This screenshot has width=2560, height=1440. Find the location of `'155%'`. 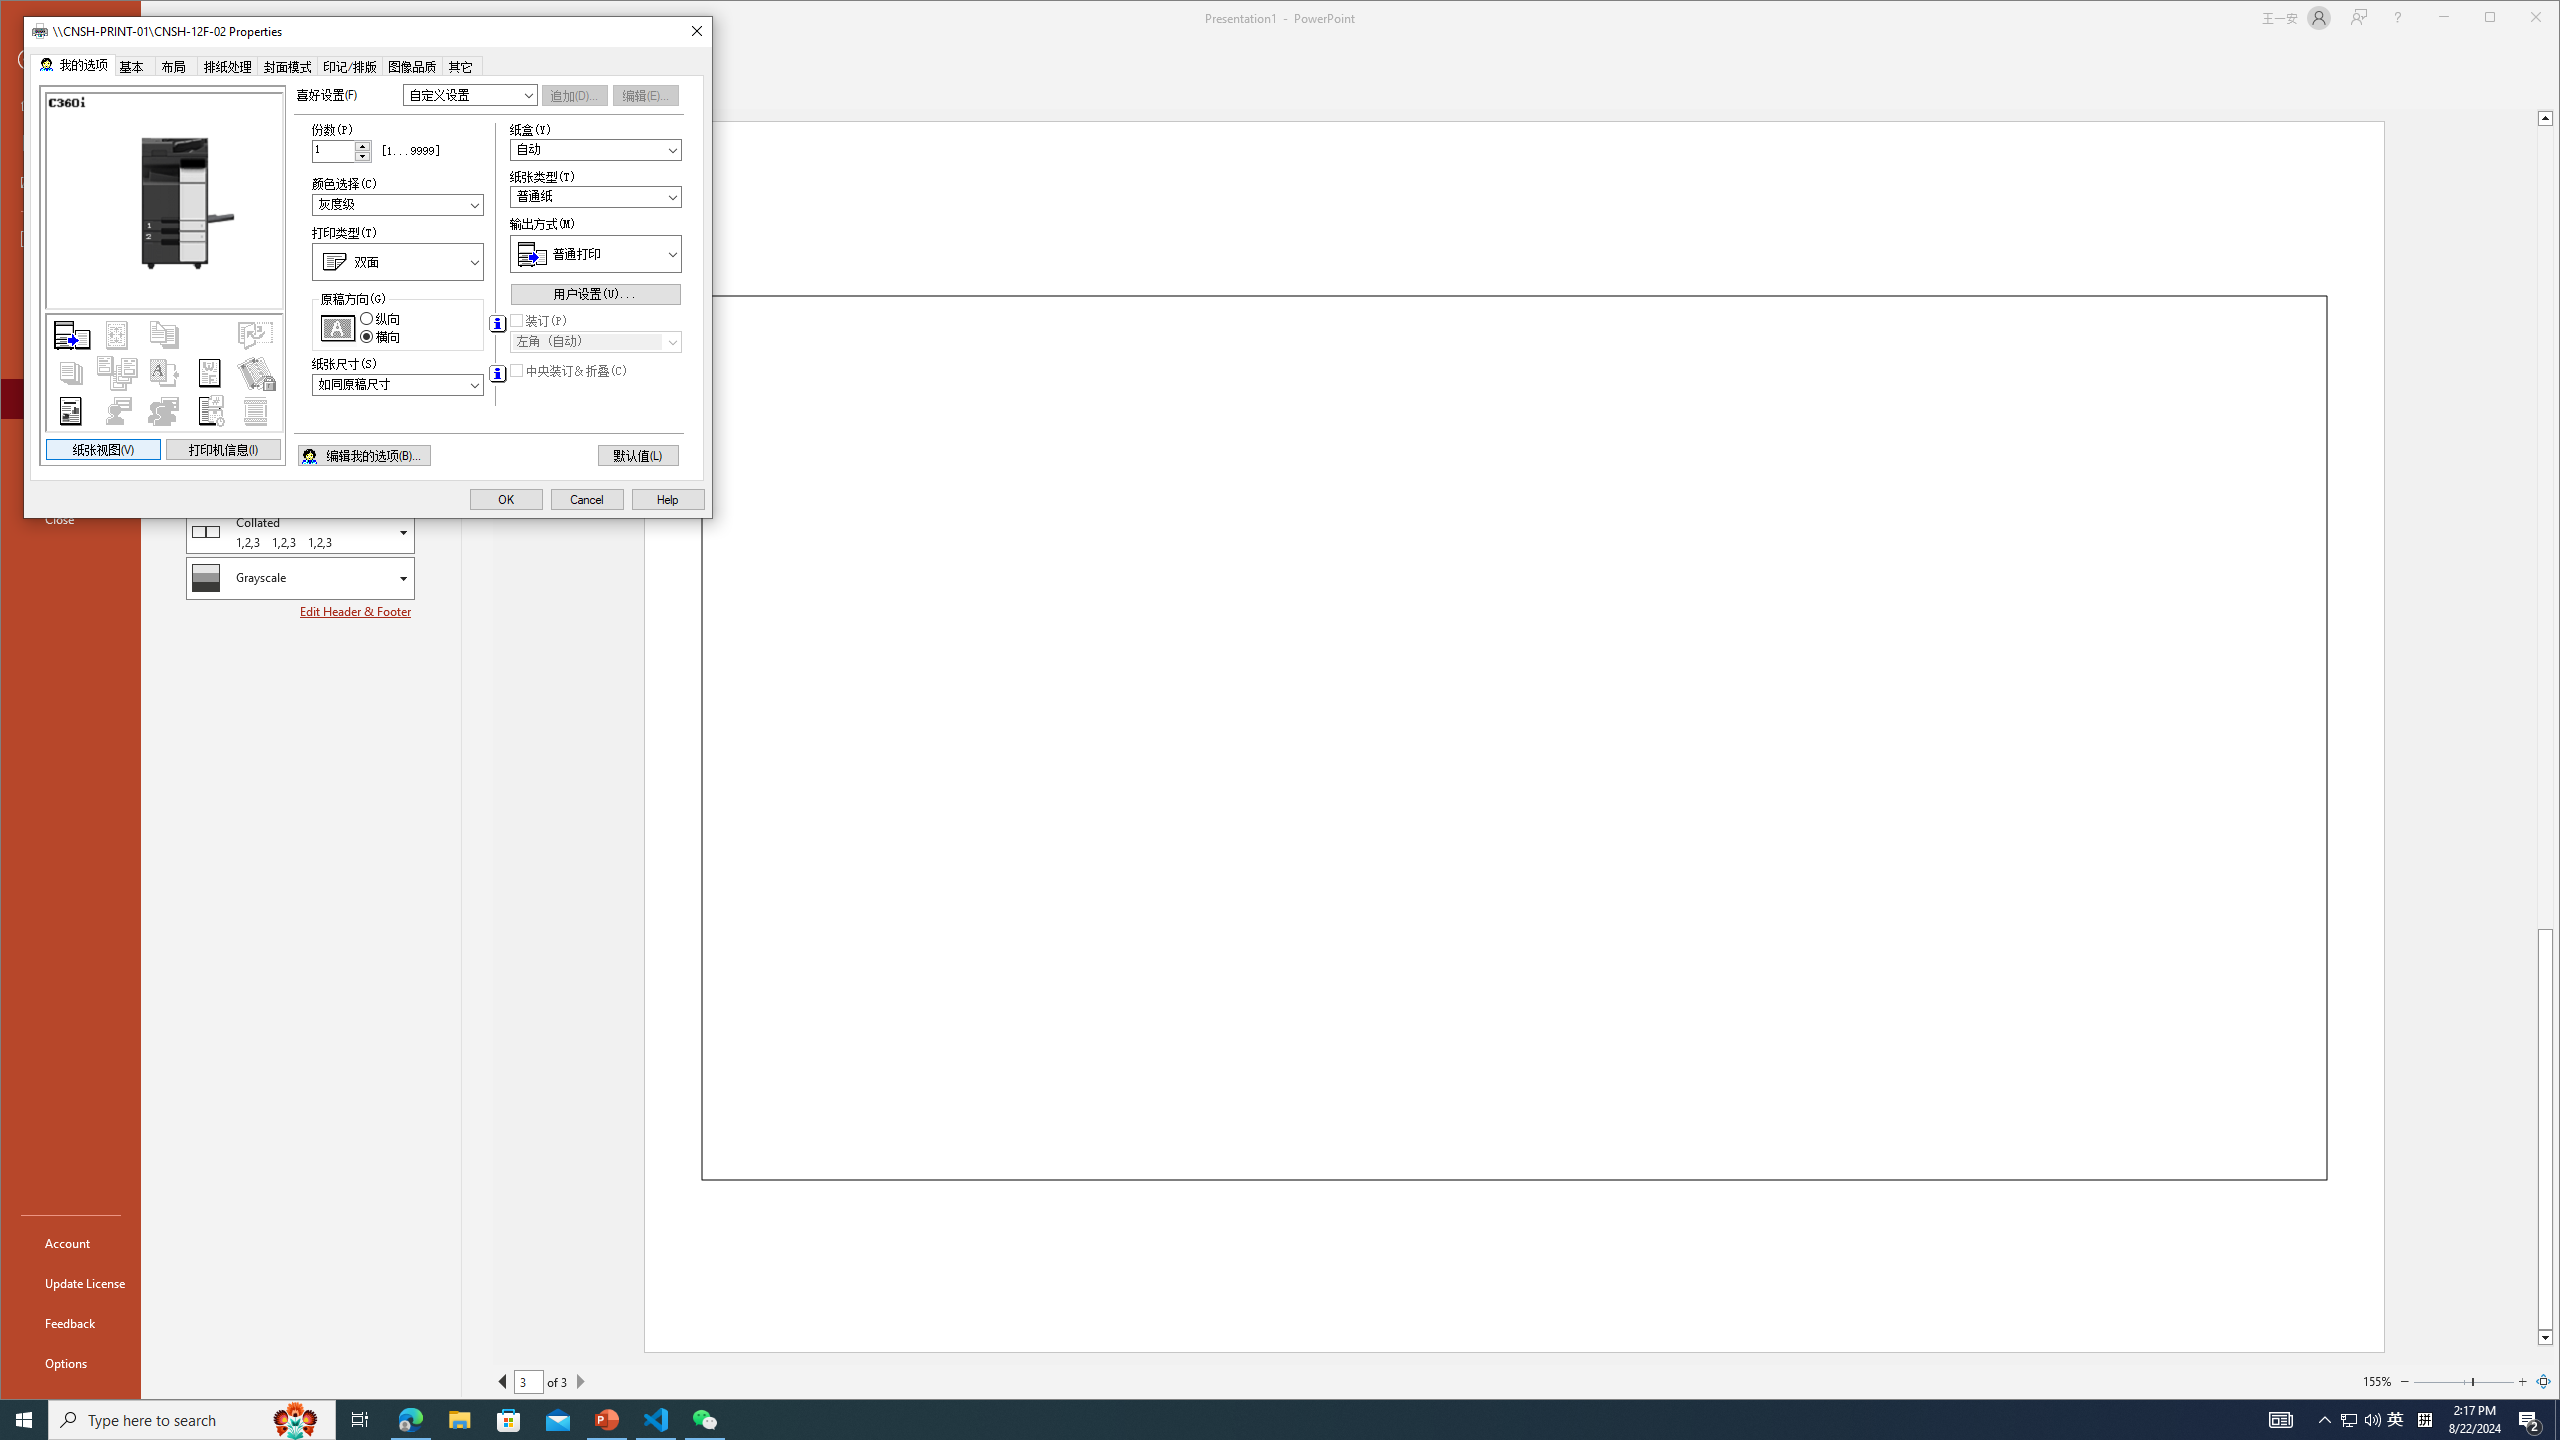

'155%' is located at coordinates (2376, 1380).